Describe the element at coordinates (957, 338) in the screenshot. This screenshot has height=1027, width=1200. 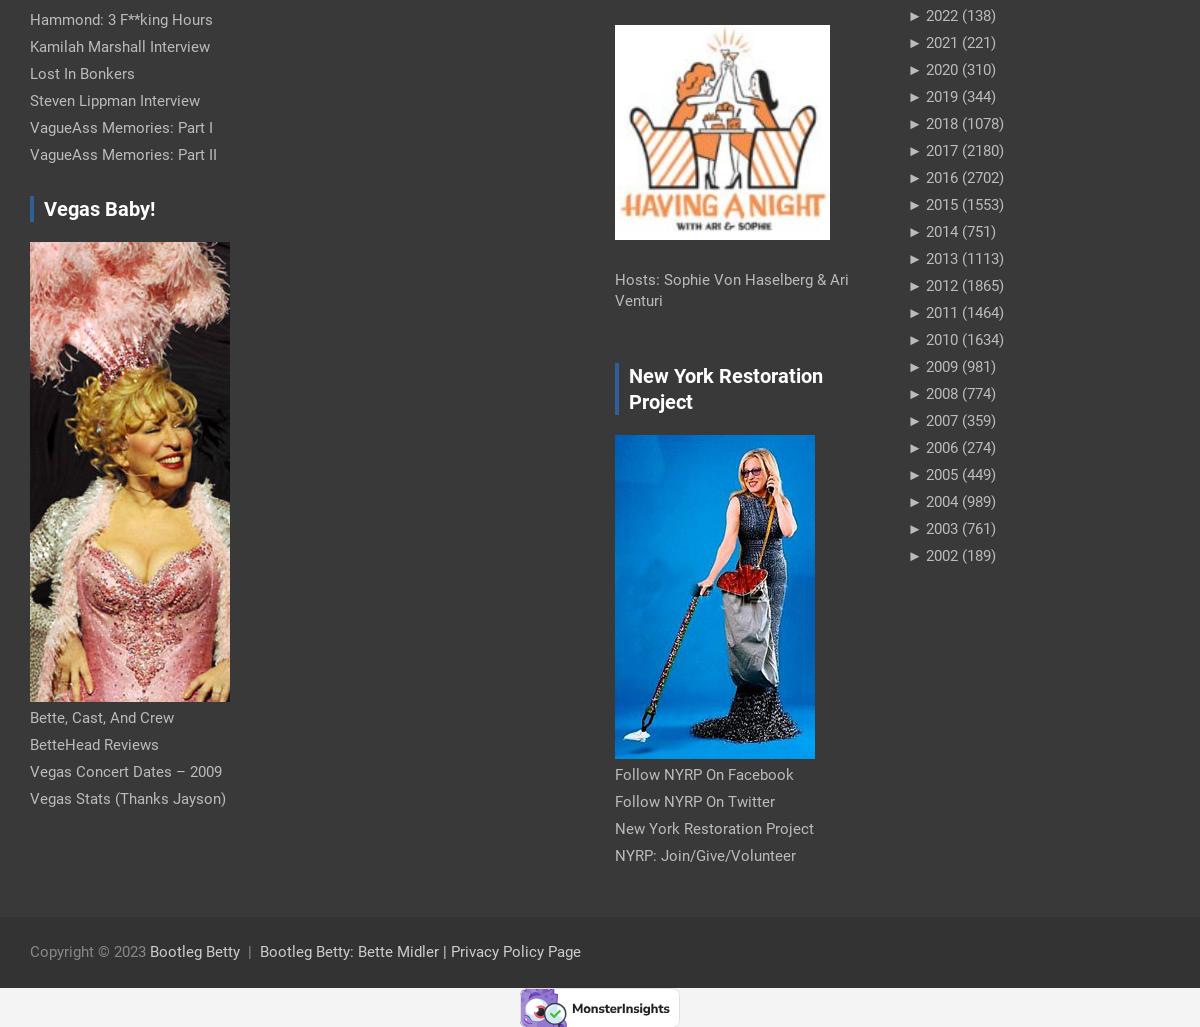
I see `'(1634)'` at that location.